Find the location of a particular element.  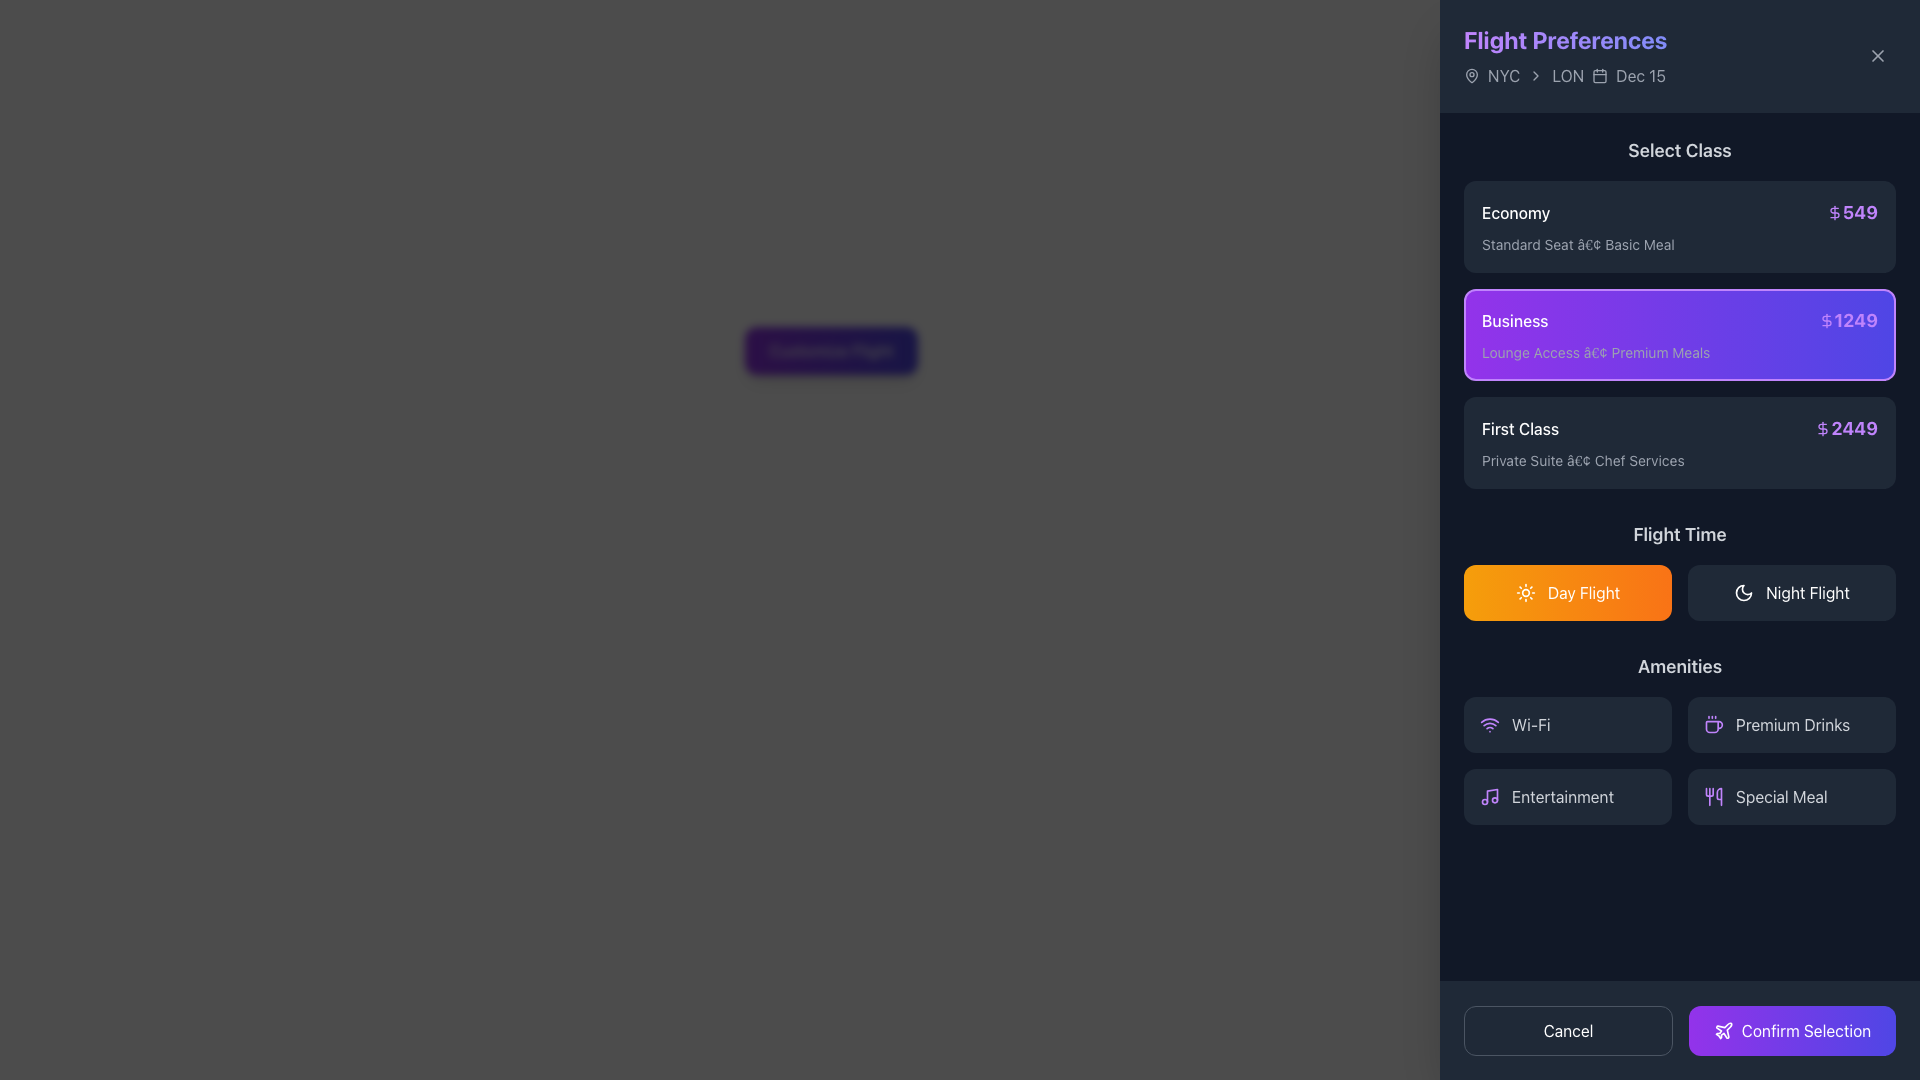

the 'Night Flight' button in the 'Flight Time' section is located at coordinates (1791, 592).